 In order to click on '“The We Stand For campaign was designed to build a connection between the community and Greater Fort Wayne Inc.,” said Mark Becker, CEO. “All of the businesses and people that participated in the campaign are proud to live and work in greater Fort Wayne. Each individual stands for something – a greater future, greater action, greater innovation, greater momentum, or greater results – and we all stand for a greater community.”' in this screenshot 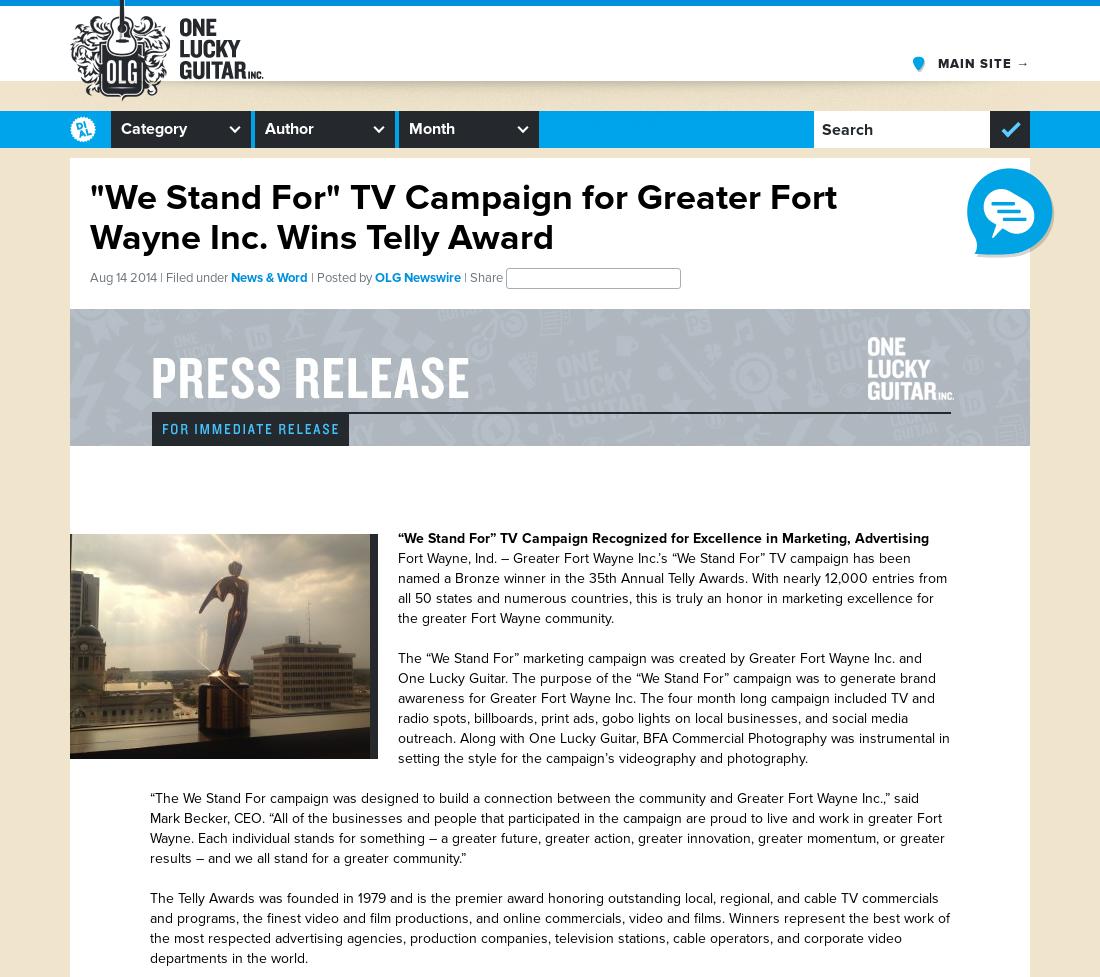, I will do `click(149, 827)`.